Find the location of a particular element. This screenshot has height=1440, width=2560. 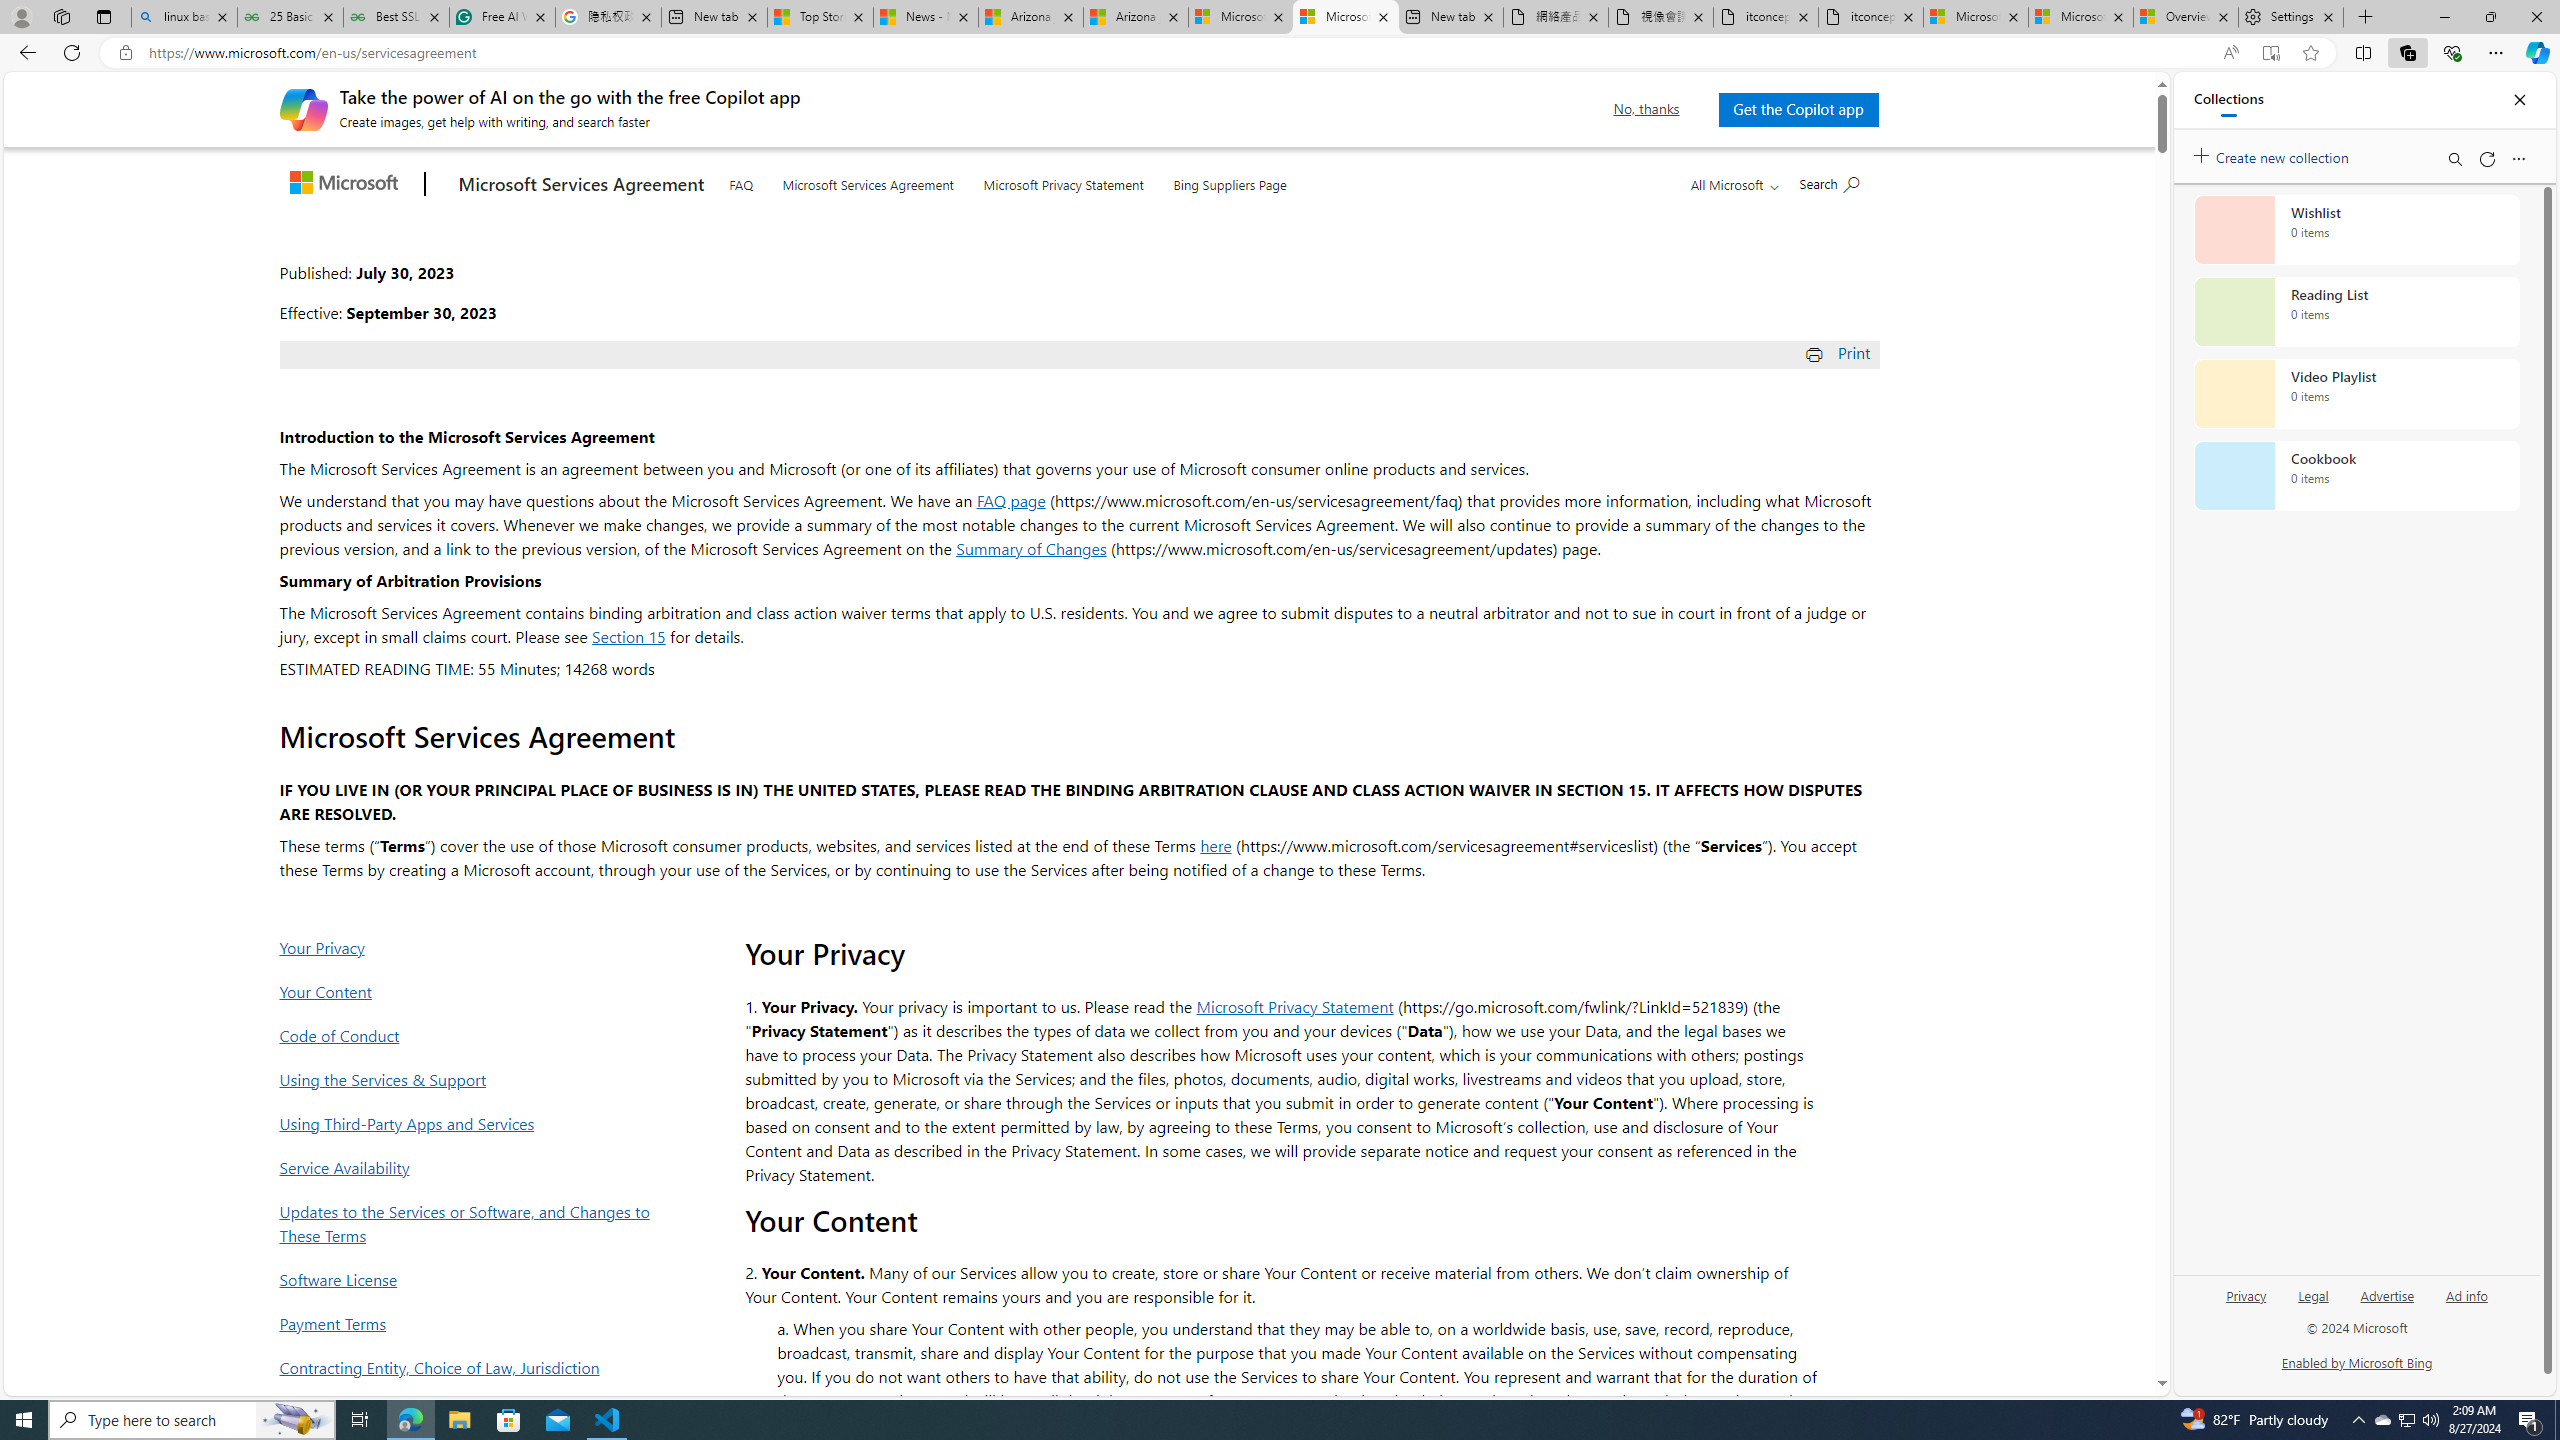

'Using the Services & Support' is located at coordinates (470, 1079).